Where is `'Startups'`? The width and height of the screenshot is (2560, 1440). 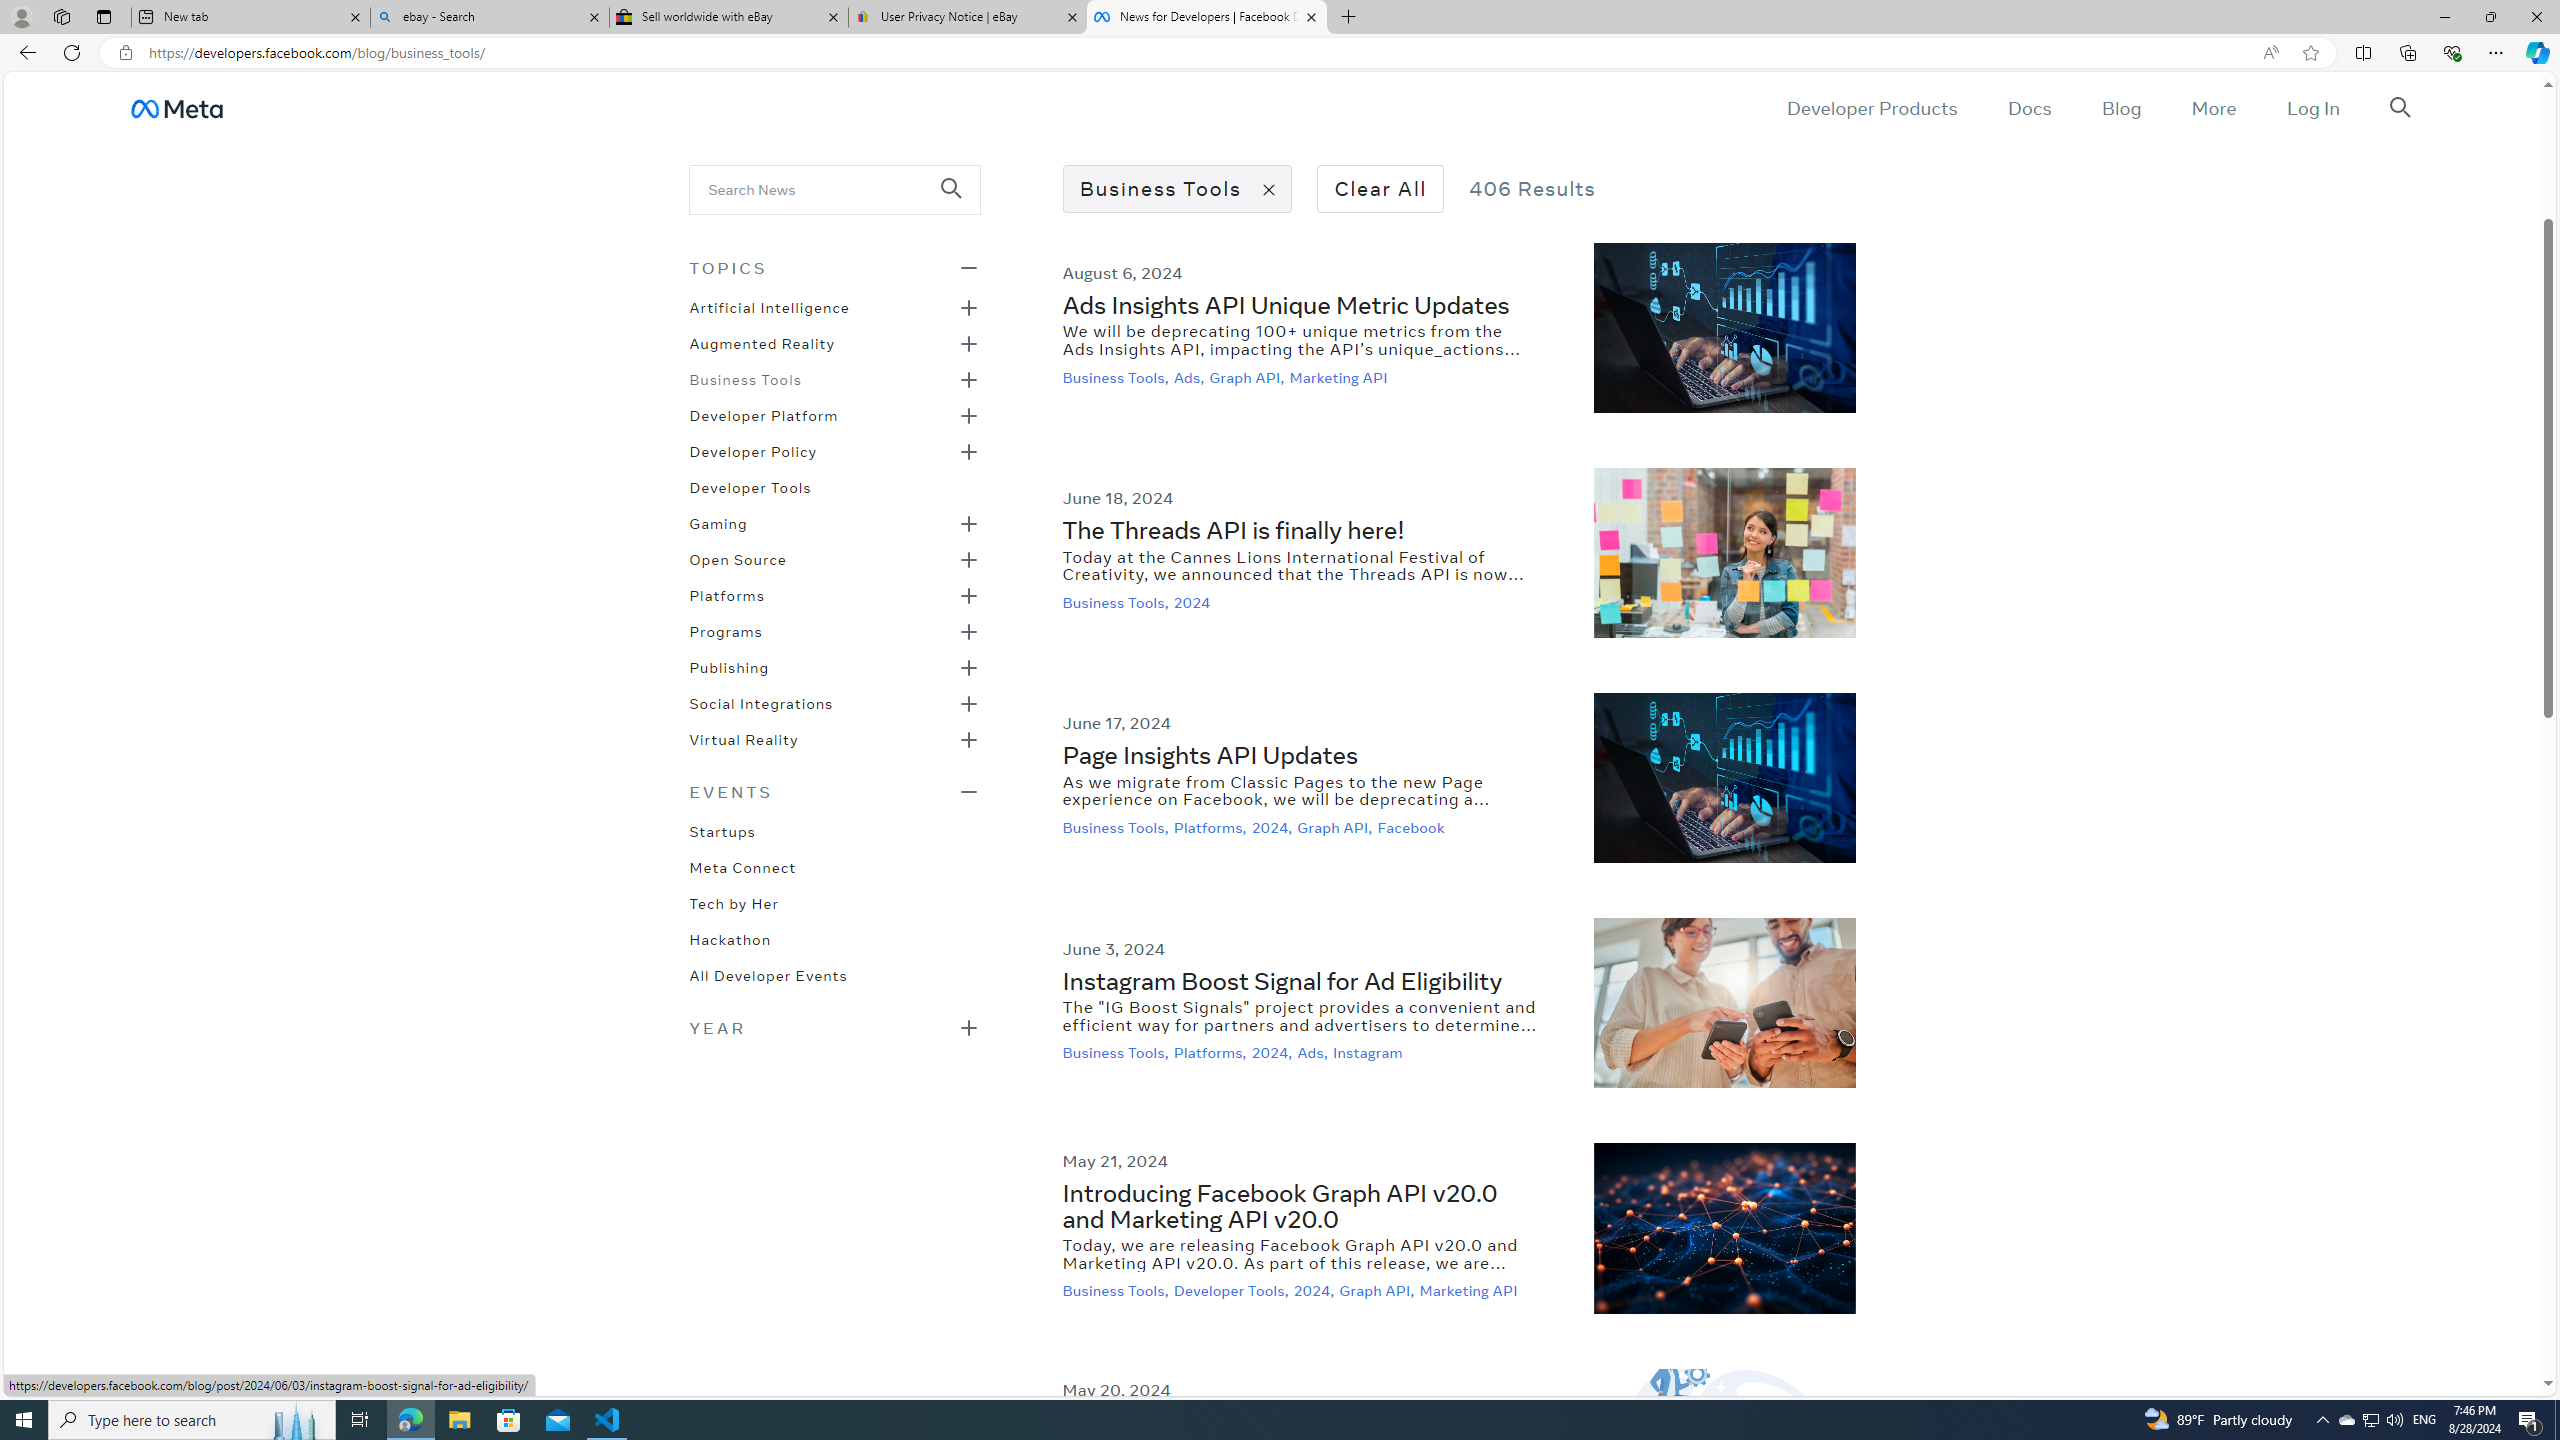
'Startups' is located at coordinates (721, 830).